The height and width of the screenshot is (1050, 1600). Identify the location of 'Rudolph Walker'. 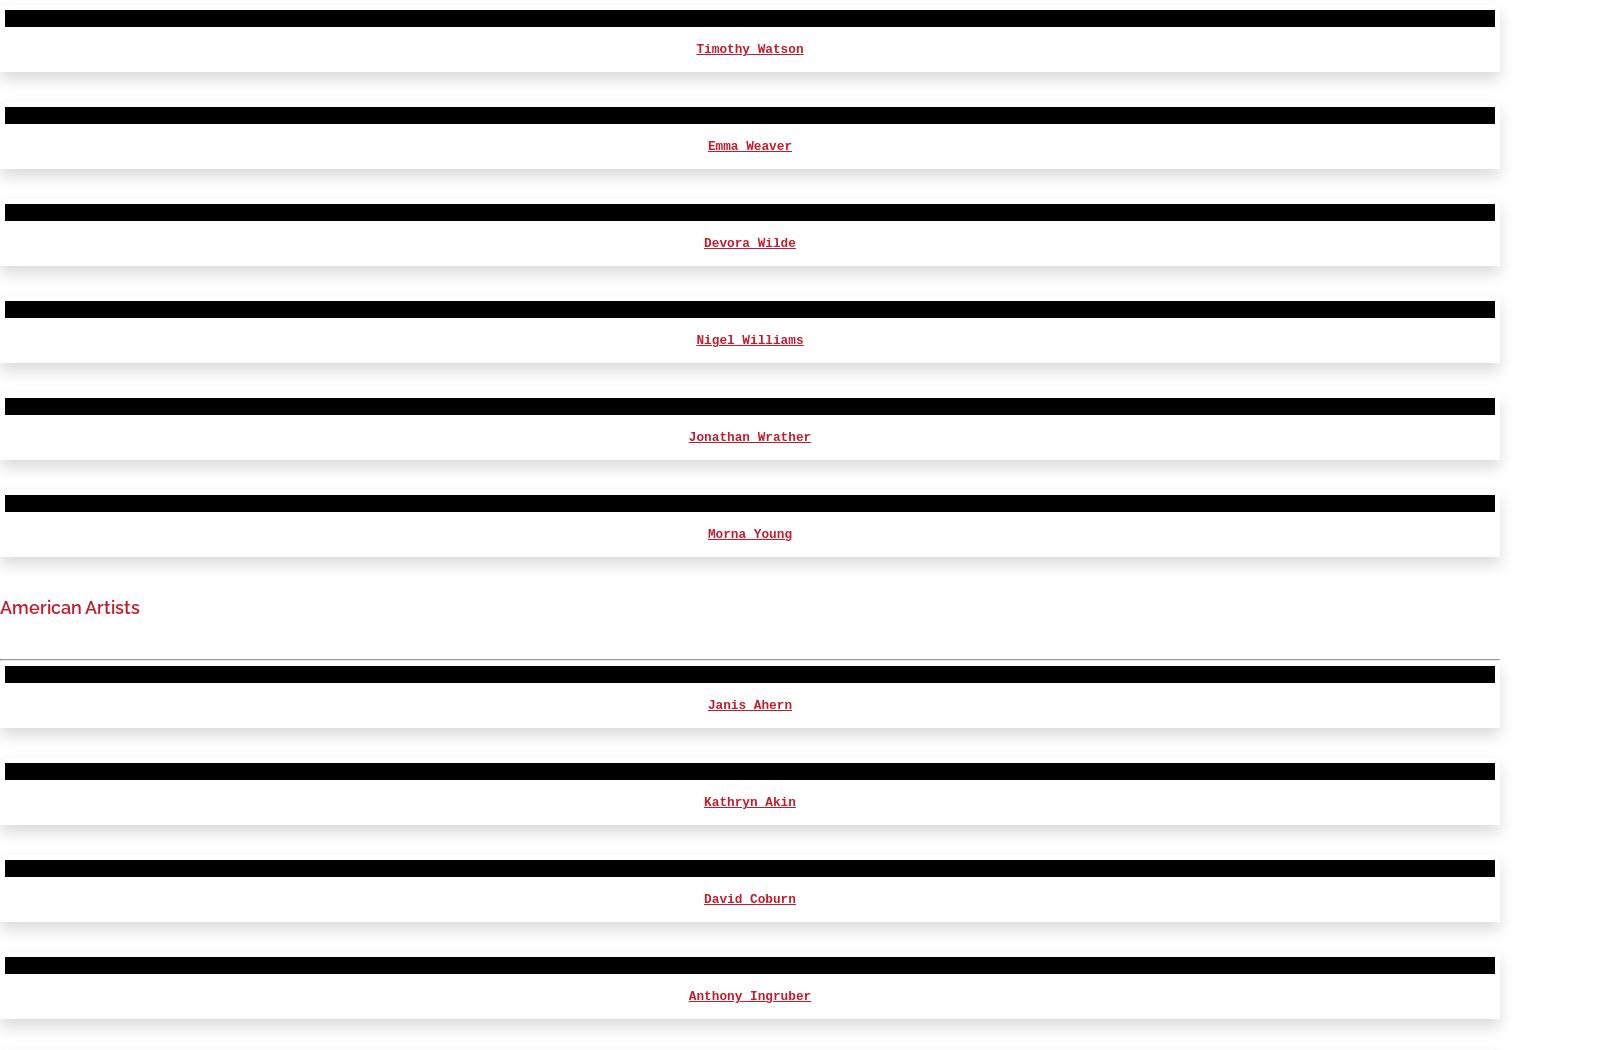
(696, 769).